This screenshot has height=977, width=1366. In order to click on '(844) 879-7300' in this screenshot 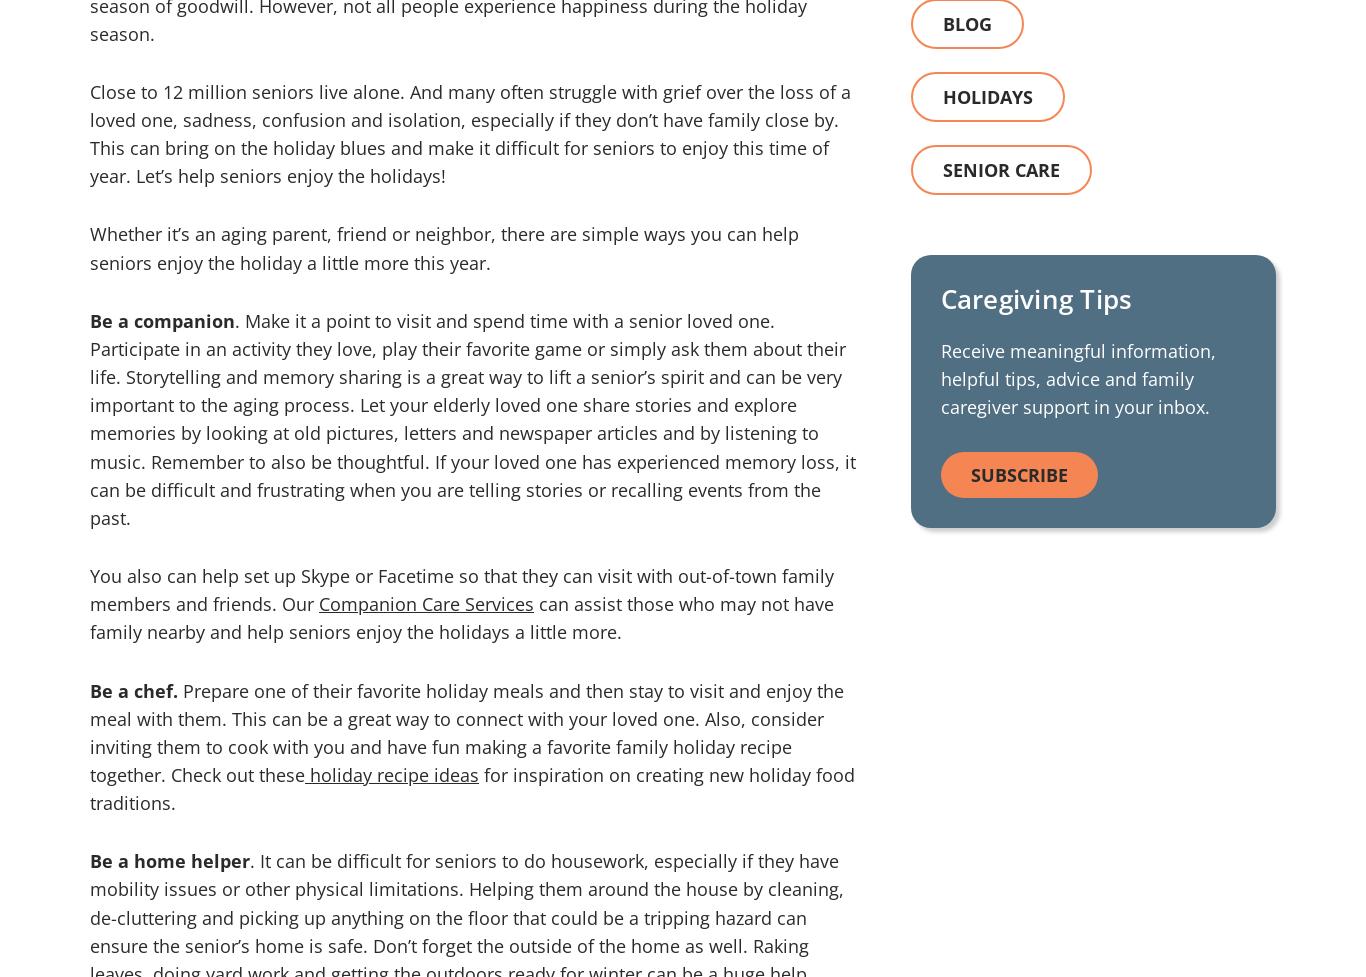, I will do `click(1013, 184)`.